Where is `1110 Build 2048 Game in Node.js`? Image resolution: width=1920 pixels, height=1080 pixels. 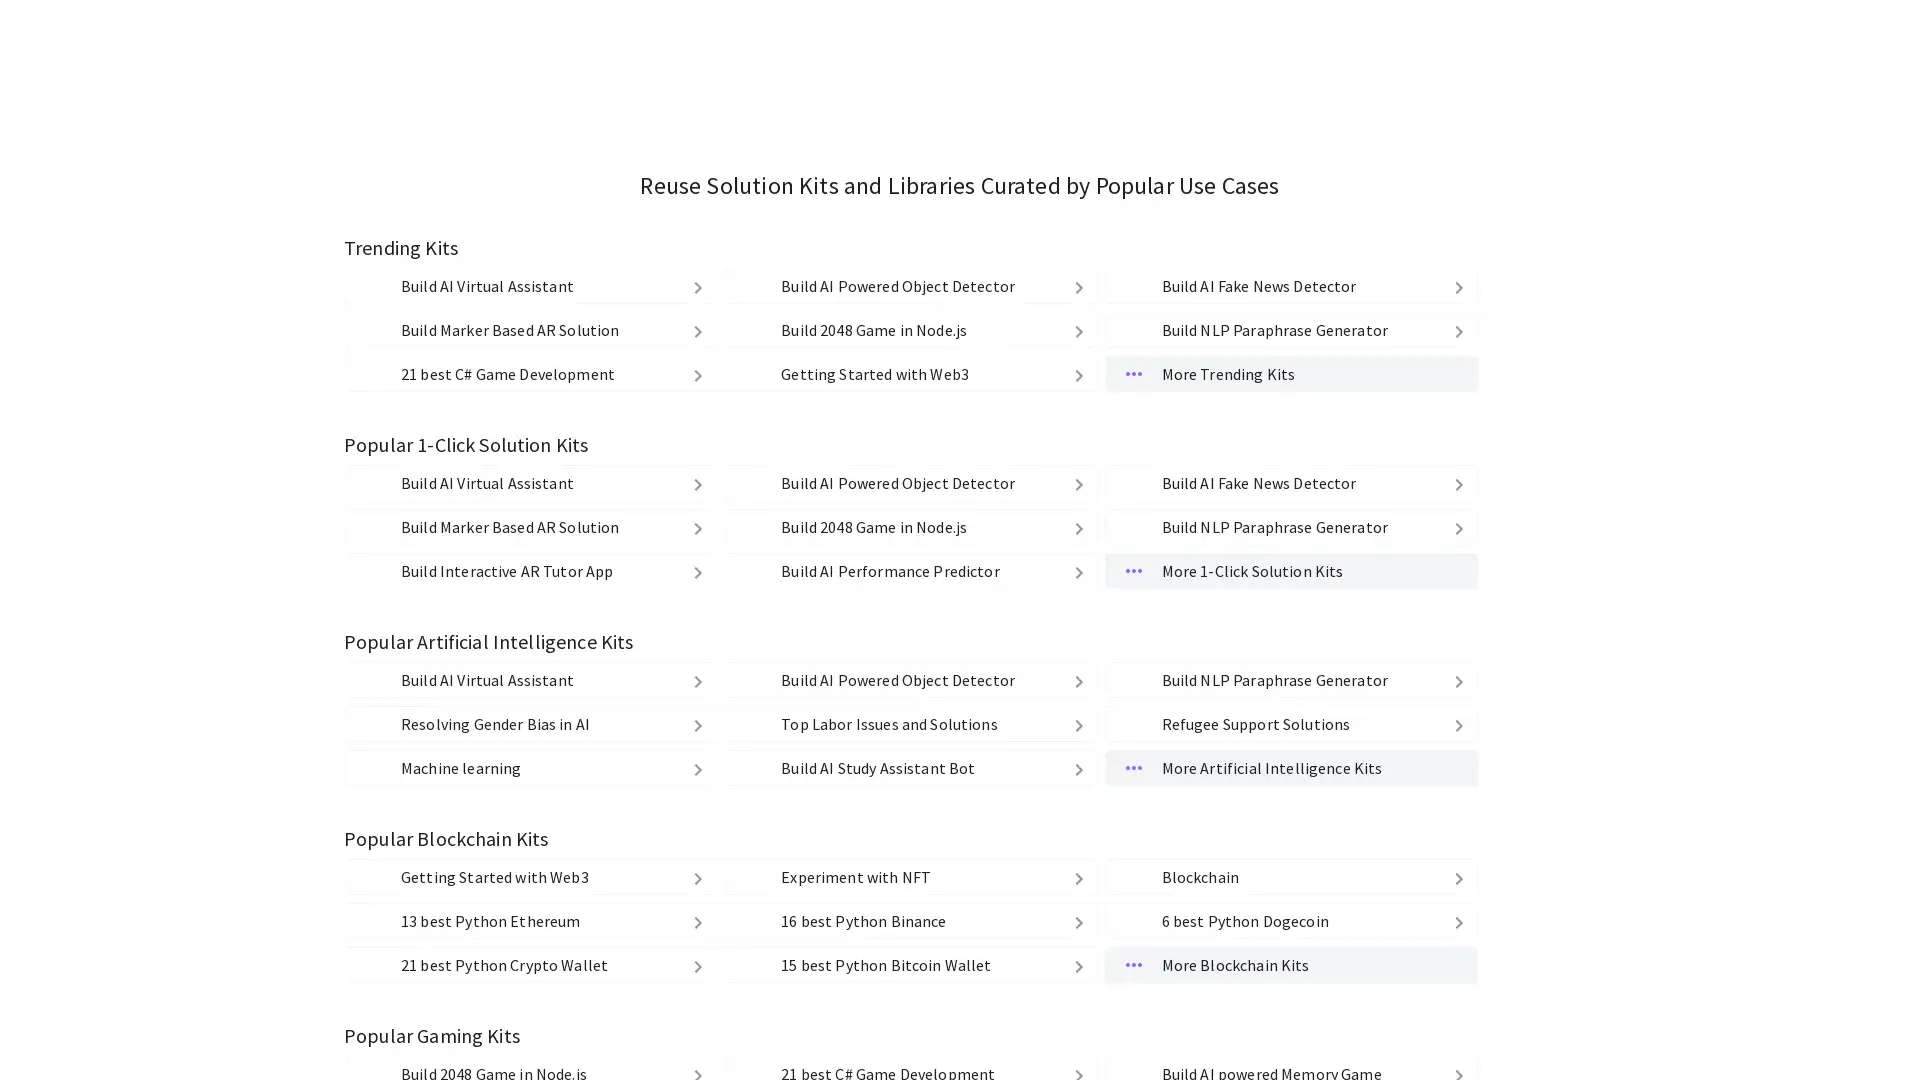 1110 Build 2048 Game in Node.js is located at coordinates (909, 832).